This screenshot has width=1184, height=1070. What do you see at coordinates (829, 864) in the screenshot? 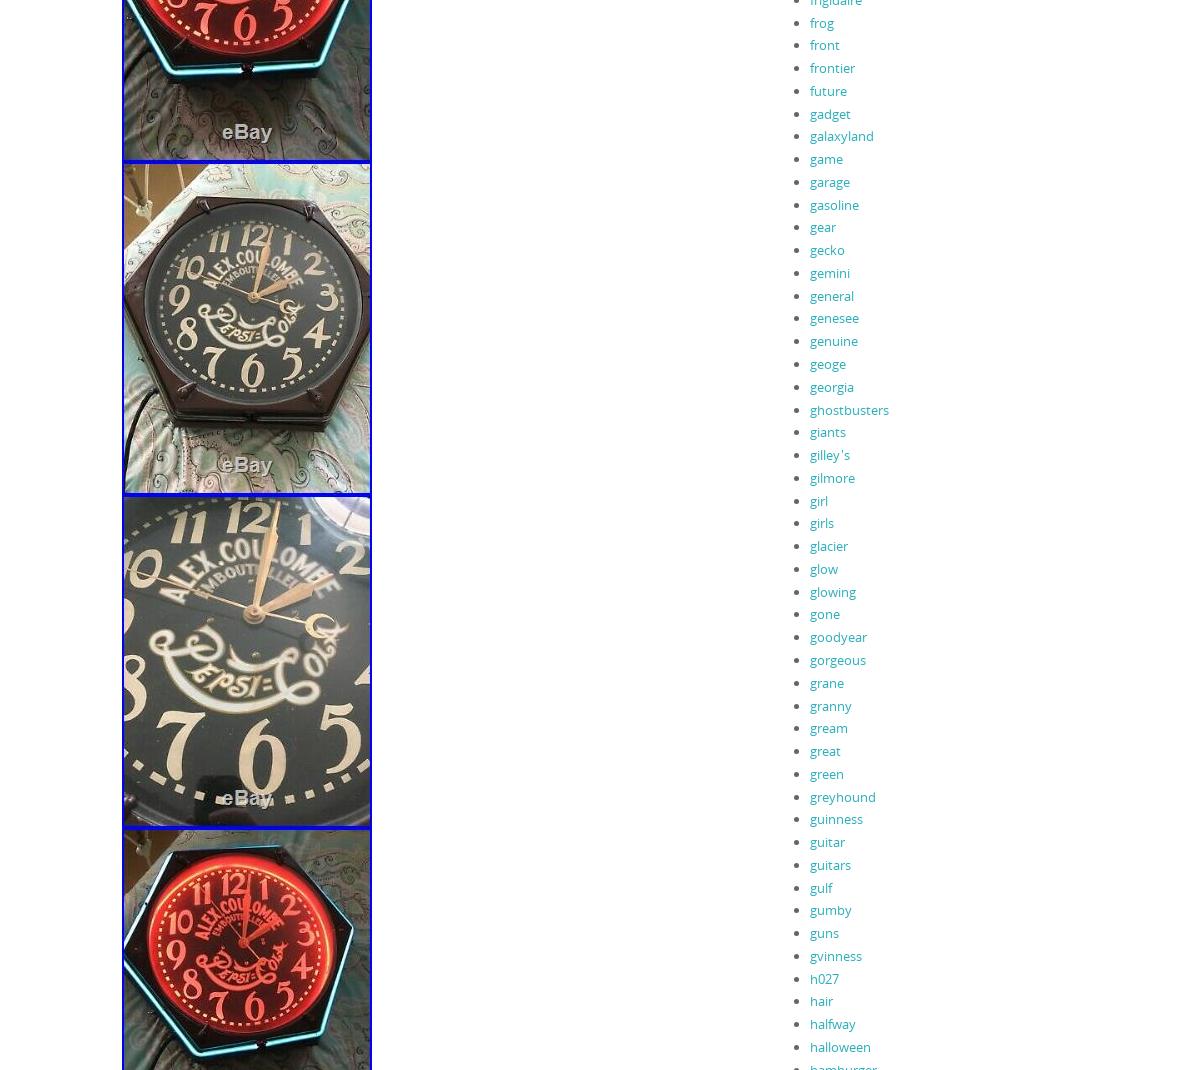
I see `'guitars'` at bounding box center [829, 864].